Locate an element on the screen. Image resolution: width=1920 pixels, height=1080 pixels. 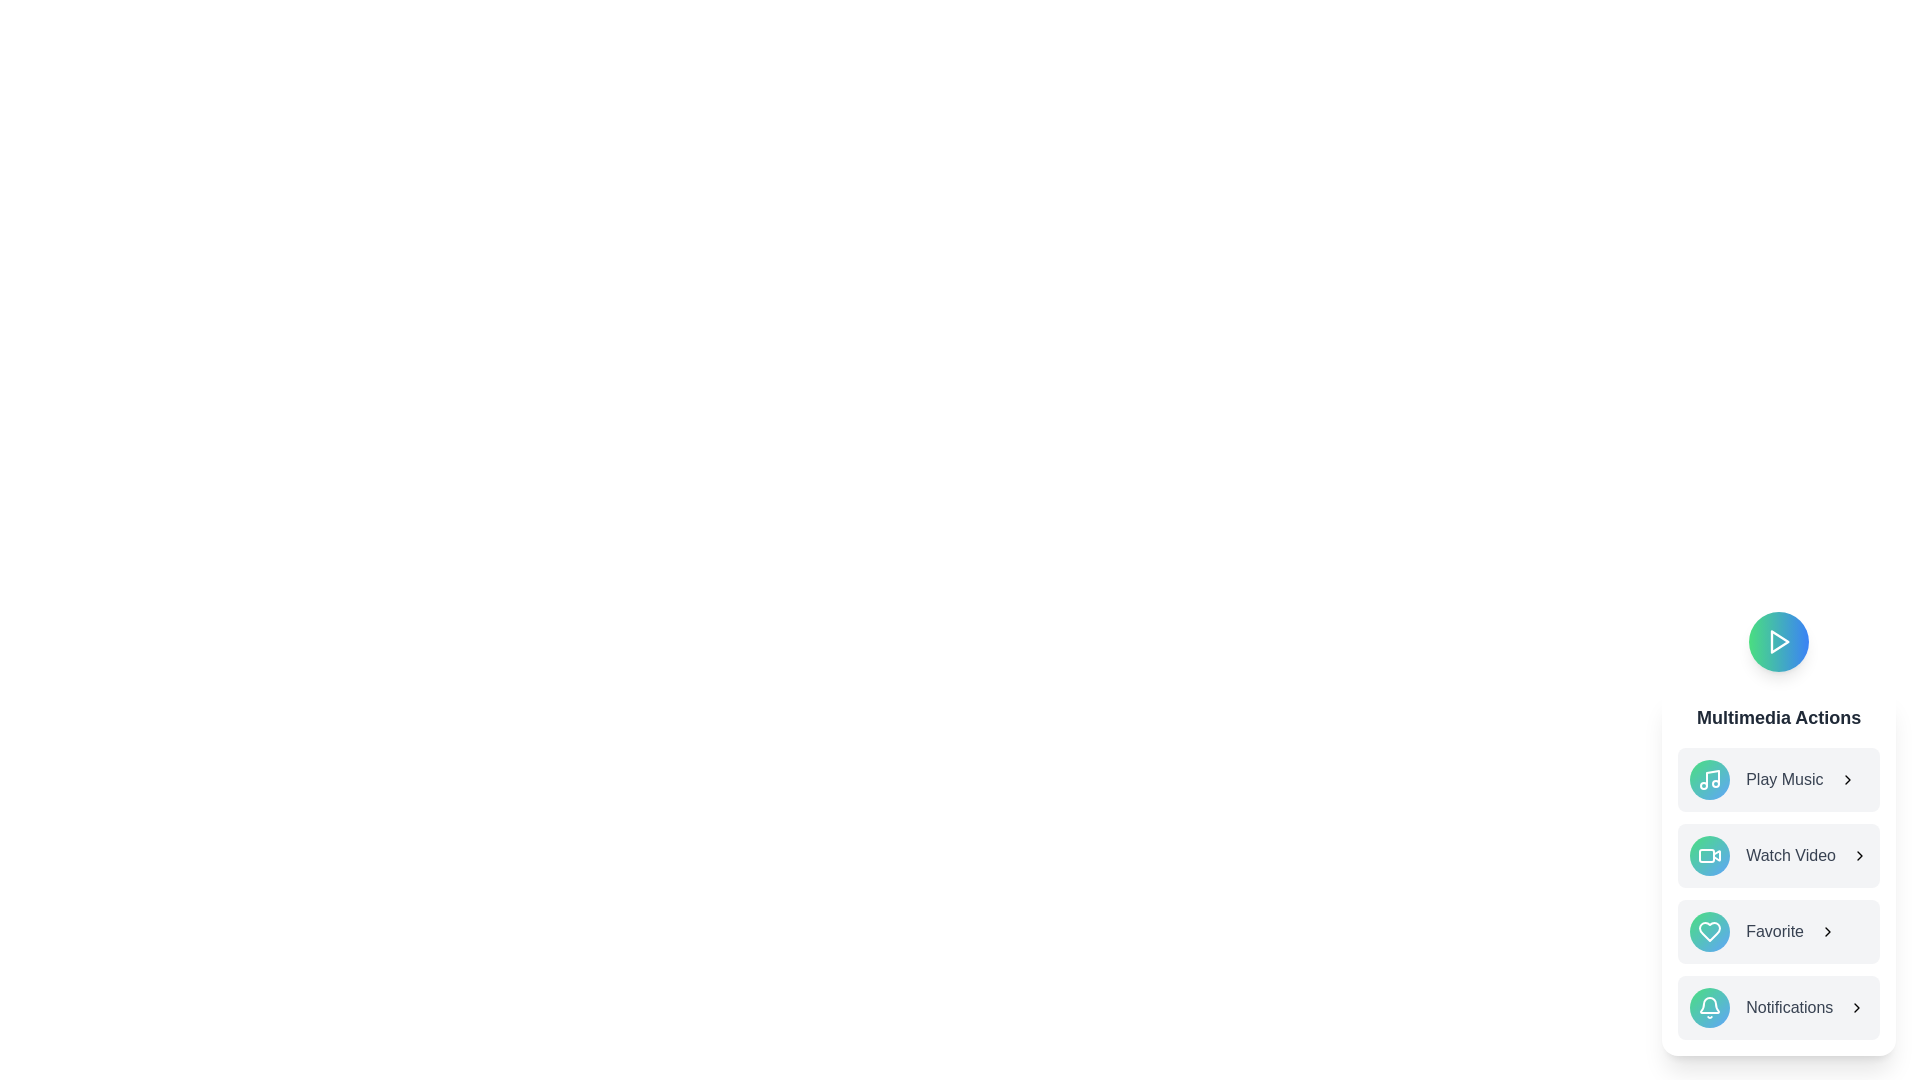
the icon of the menu item labeled Watch Video is located at coordinates (1709, 855).